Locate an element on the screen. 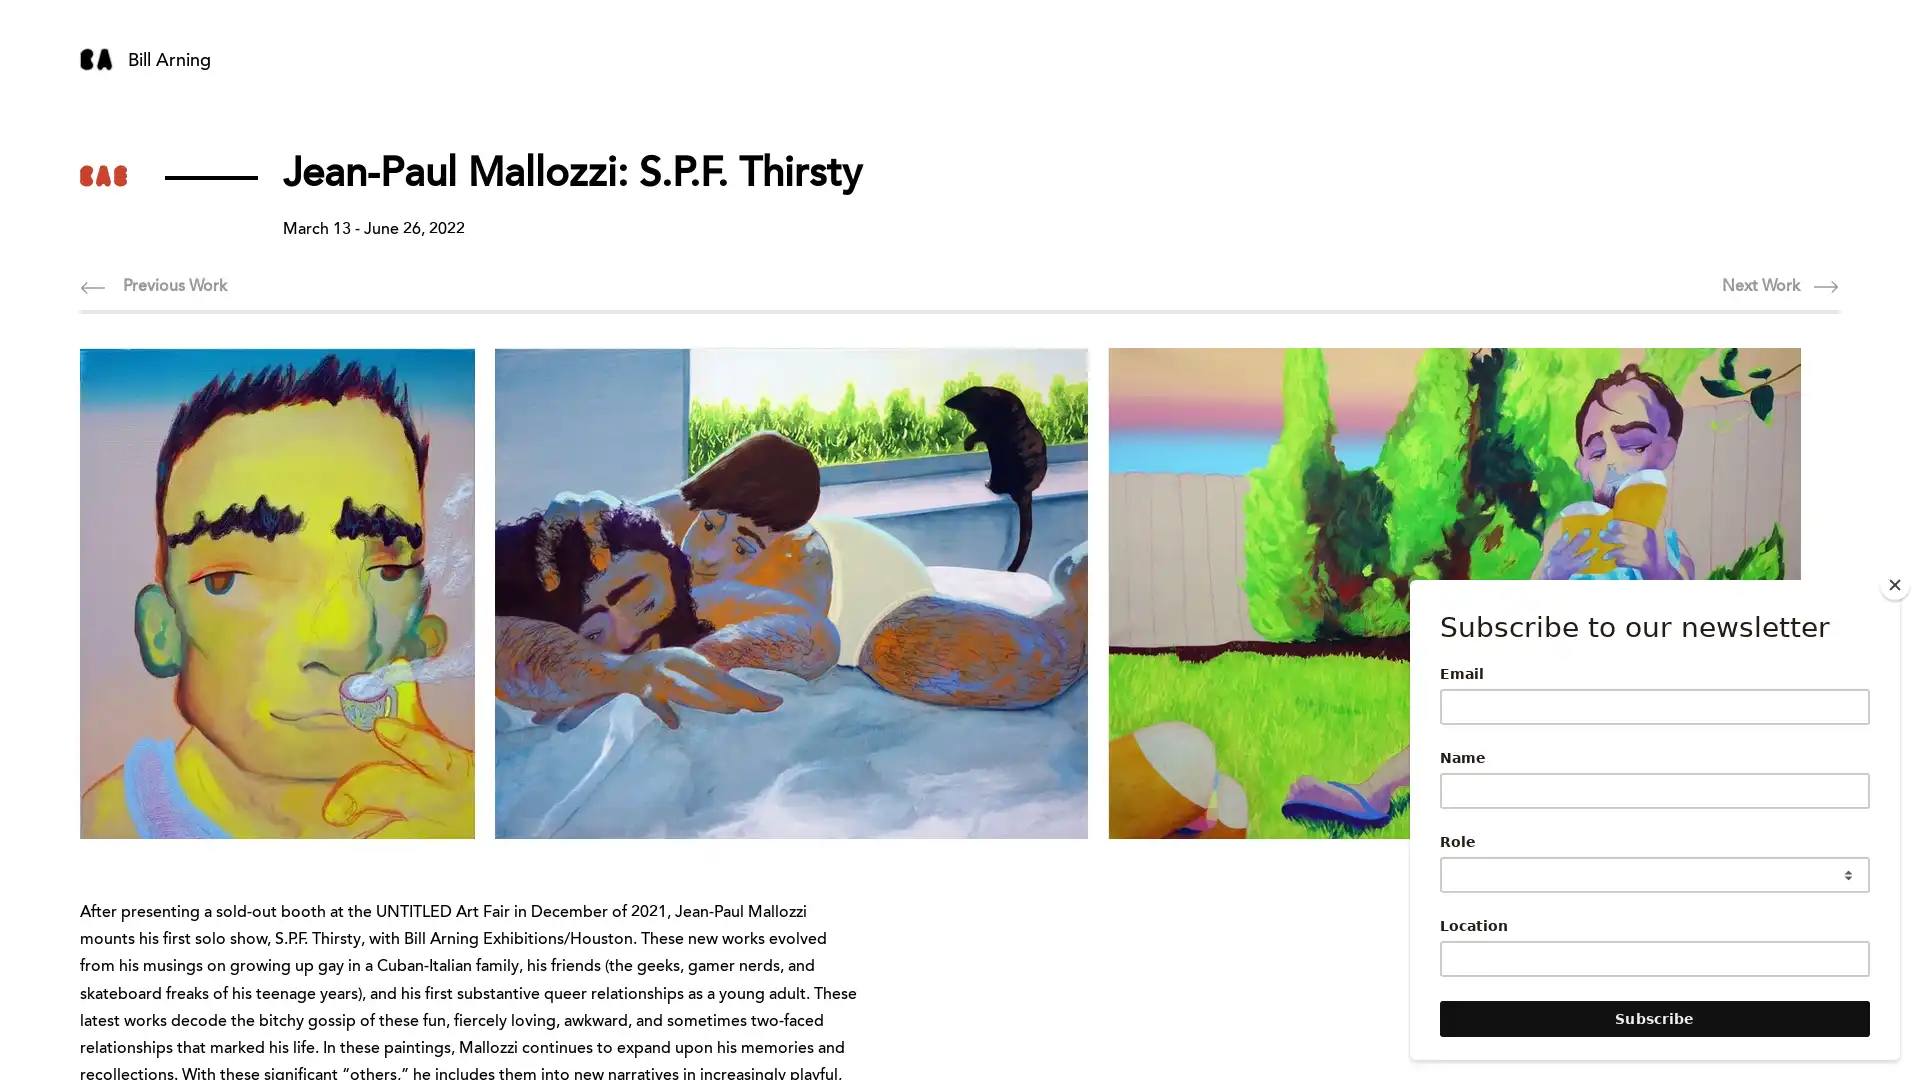 This screenshot has width=1920, height=1080. Mallozzi,JP(WorkOnYoutBase).jpg is located at coordinates (1454, 592).